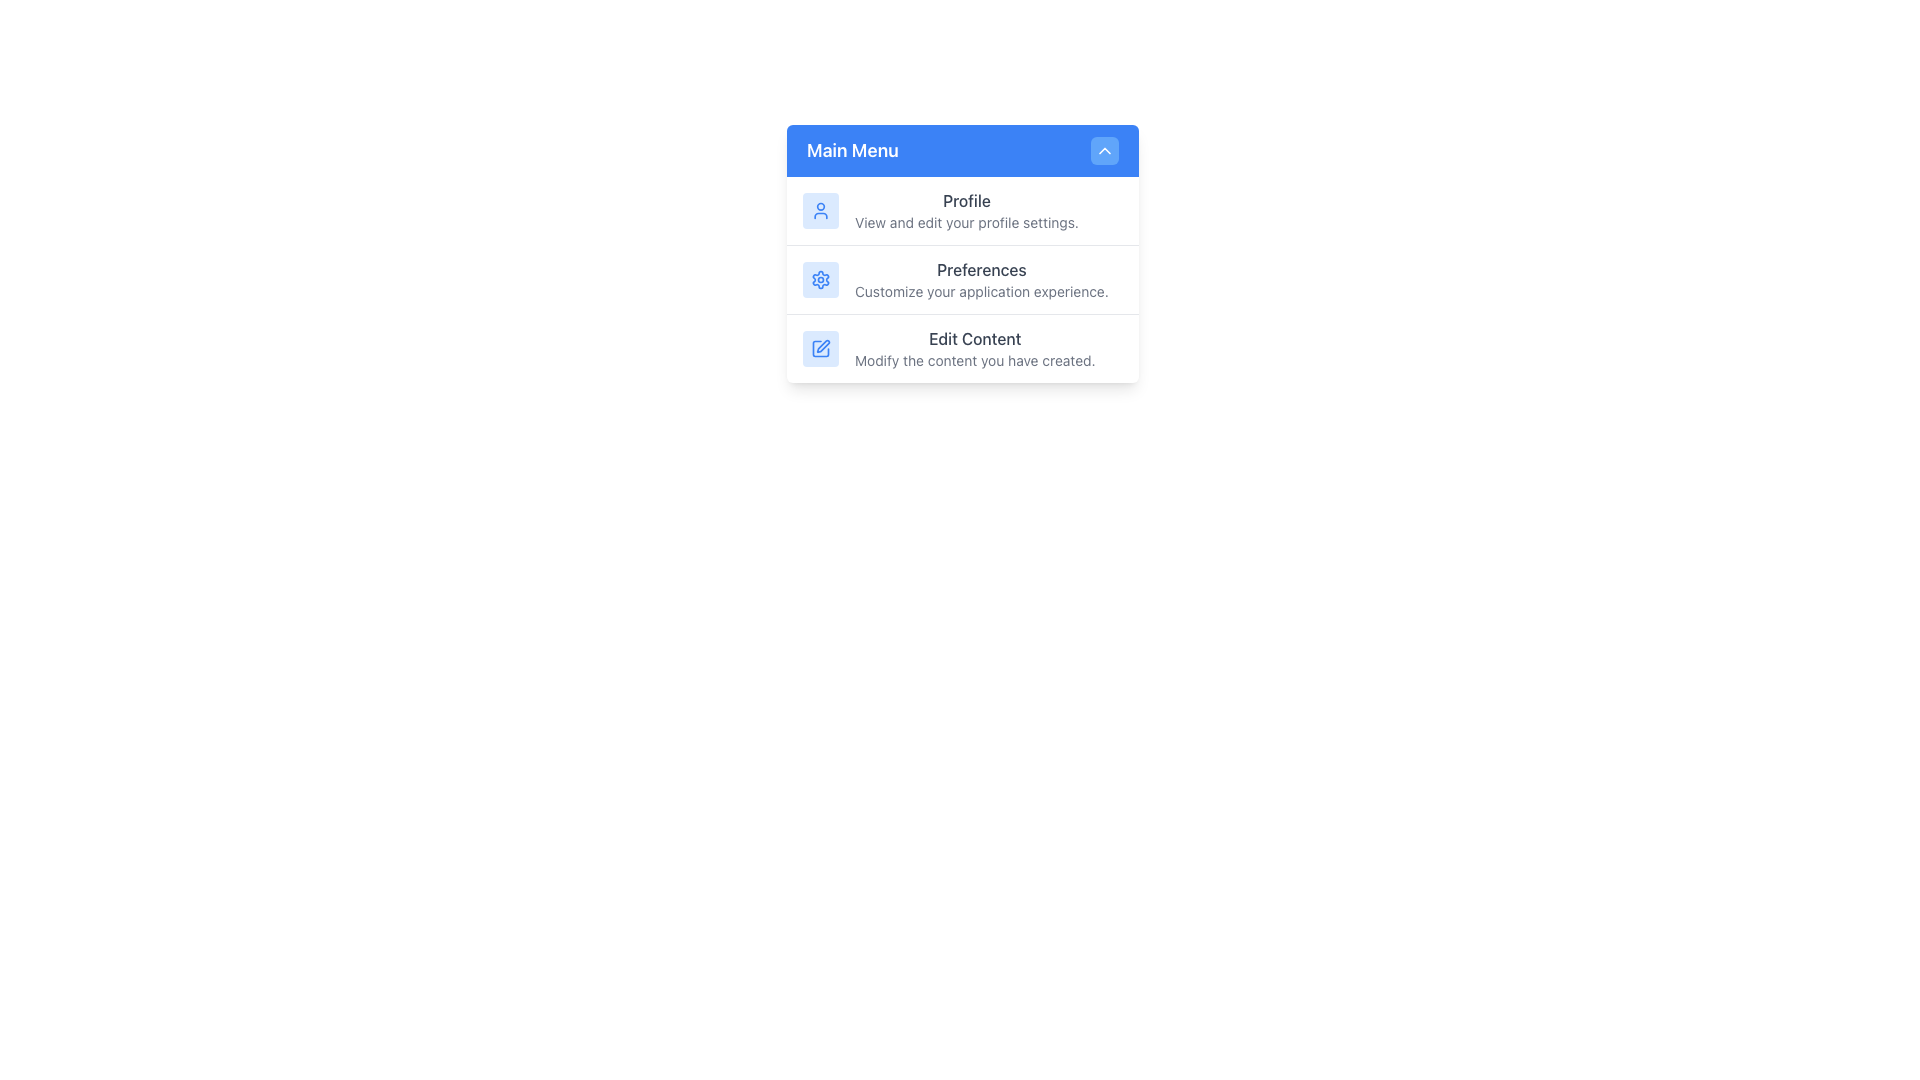  Describe the element at coordinates (820, 280) in the screenshot. I see `the gear icon representing the 'Preferences' option in the menu` at that location.